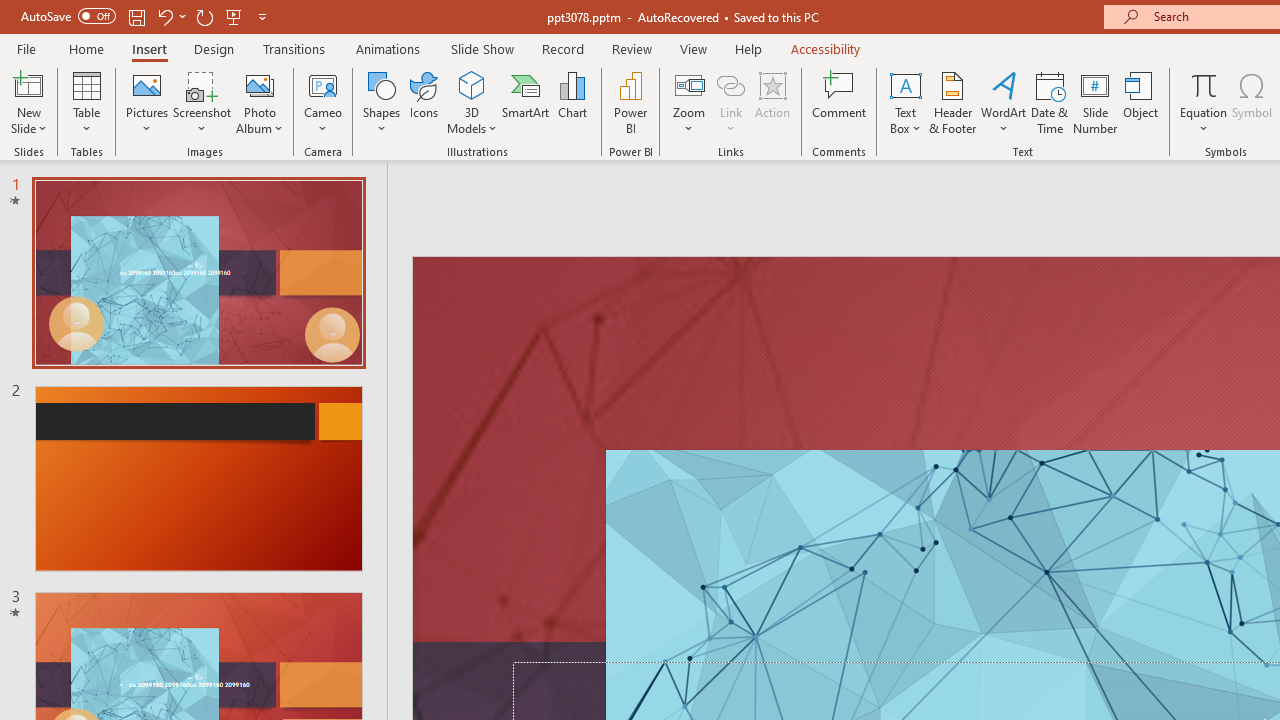  I want to click on 'Comment', so click(839, 103).